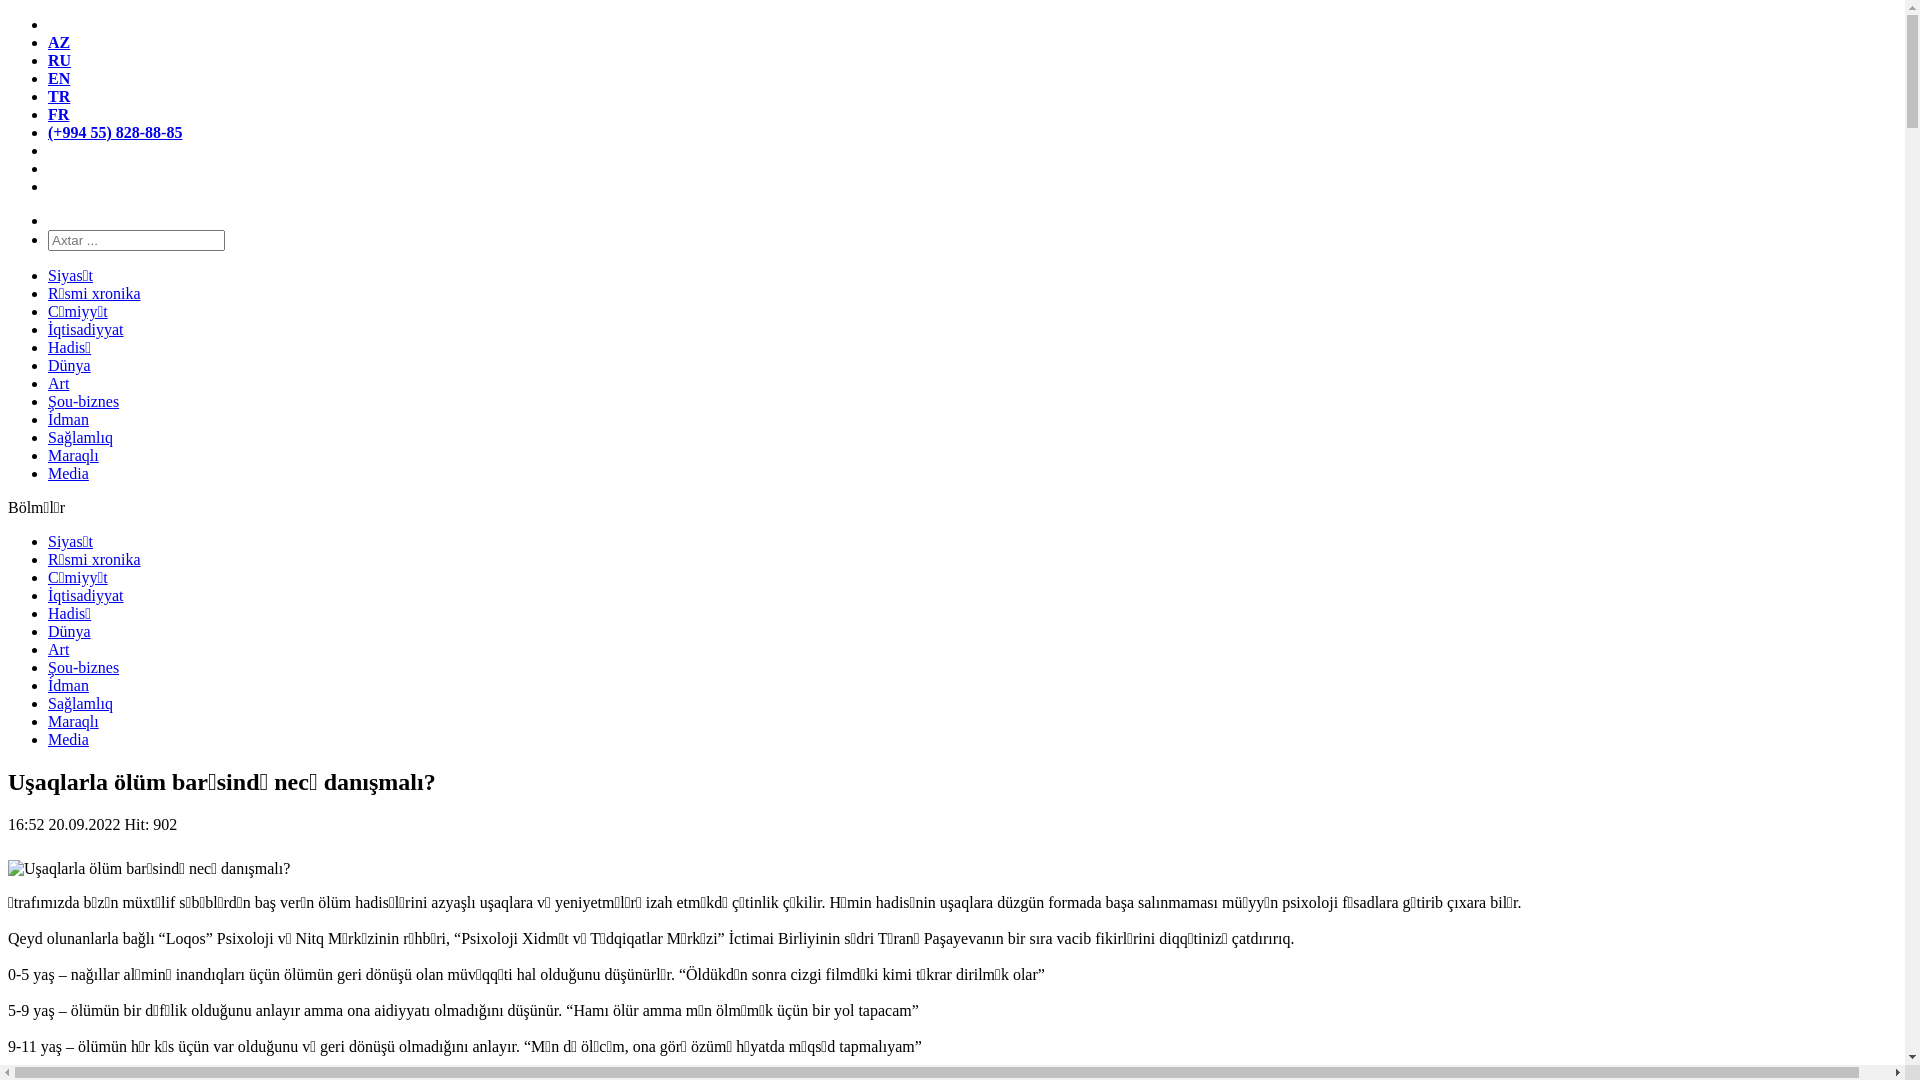 The height and width of the screenshot is (1080, 1920). I want to click on 'Media', so click(68, 473).